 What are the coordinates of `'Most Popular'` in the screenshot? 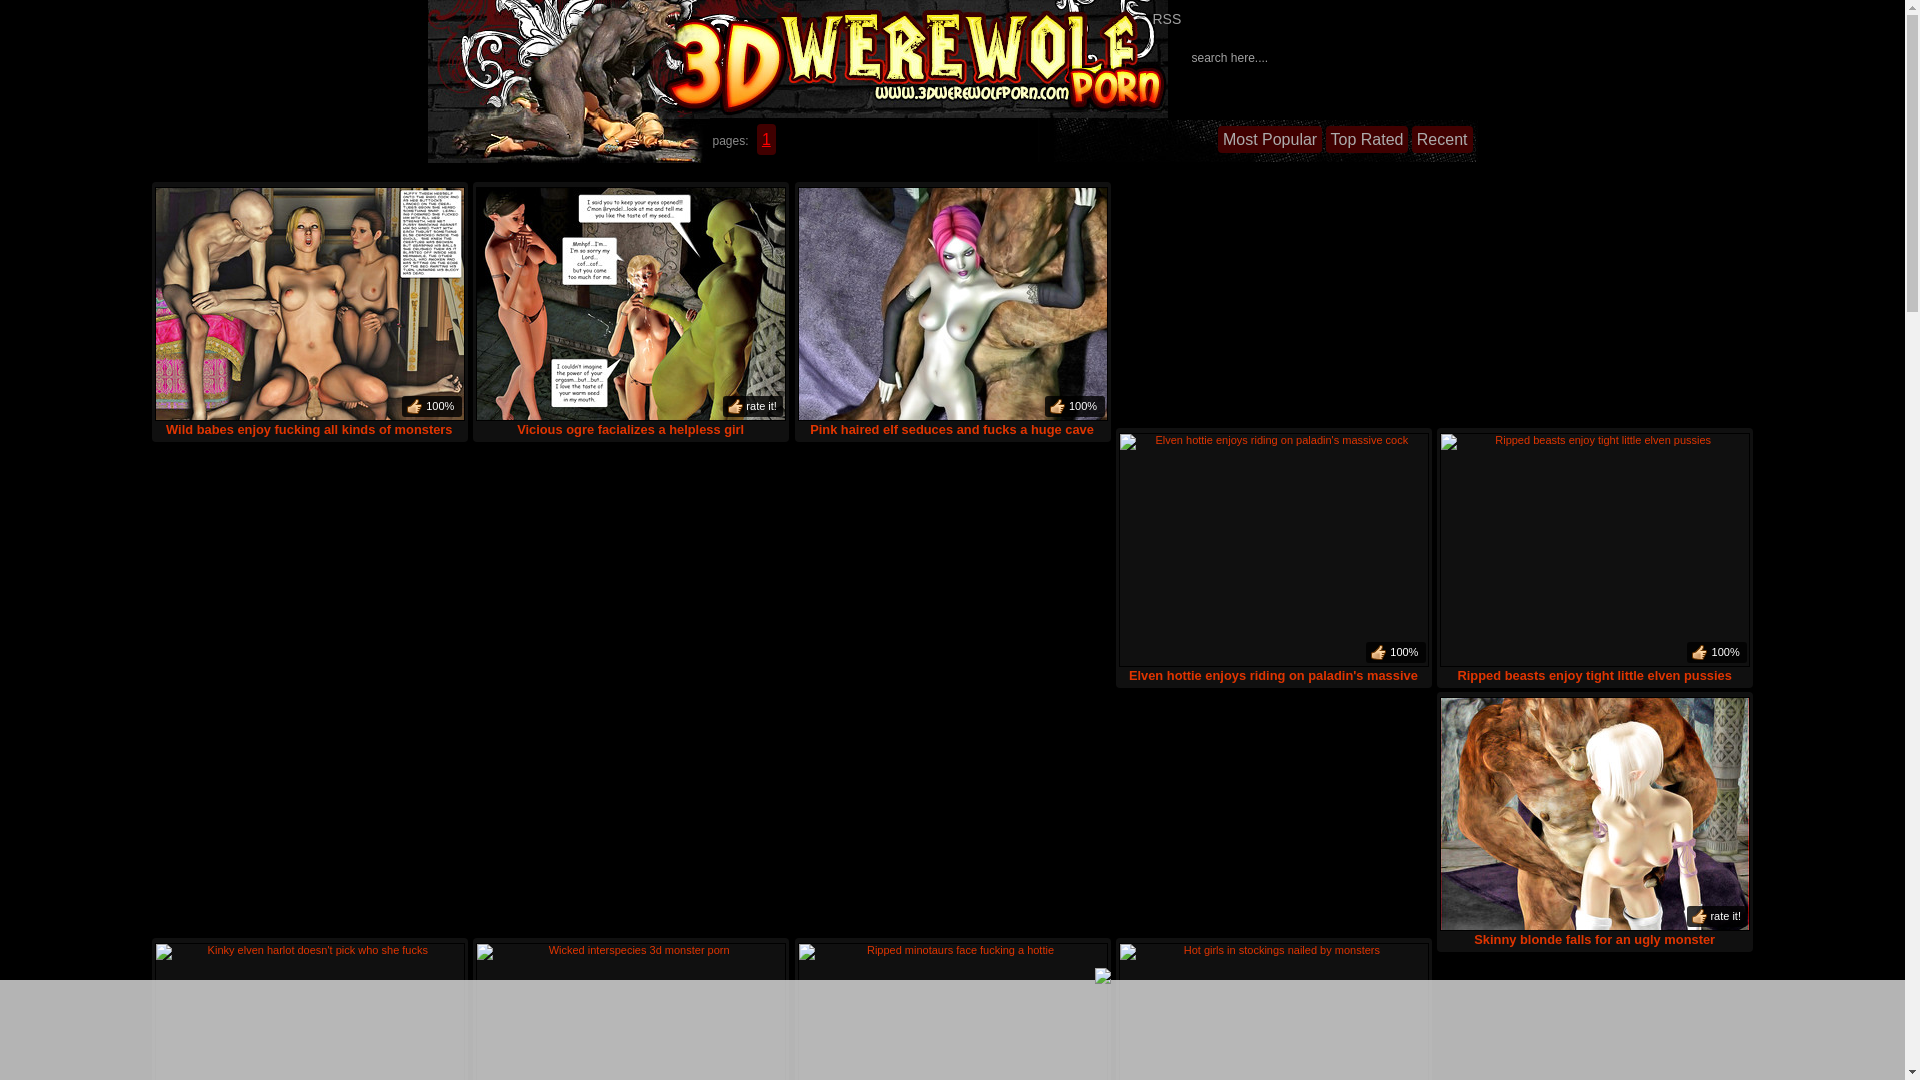 It's located at (1269, 138).